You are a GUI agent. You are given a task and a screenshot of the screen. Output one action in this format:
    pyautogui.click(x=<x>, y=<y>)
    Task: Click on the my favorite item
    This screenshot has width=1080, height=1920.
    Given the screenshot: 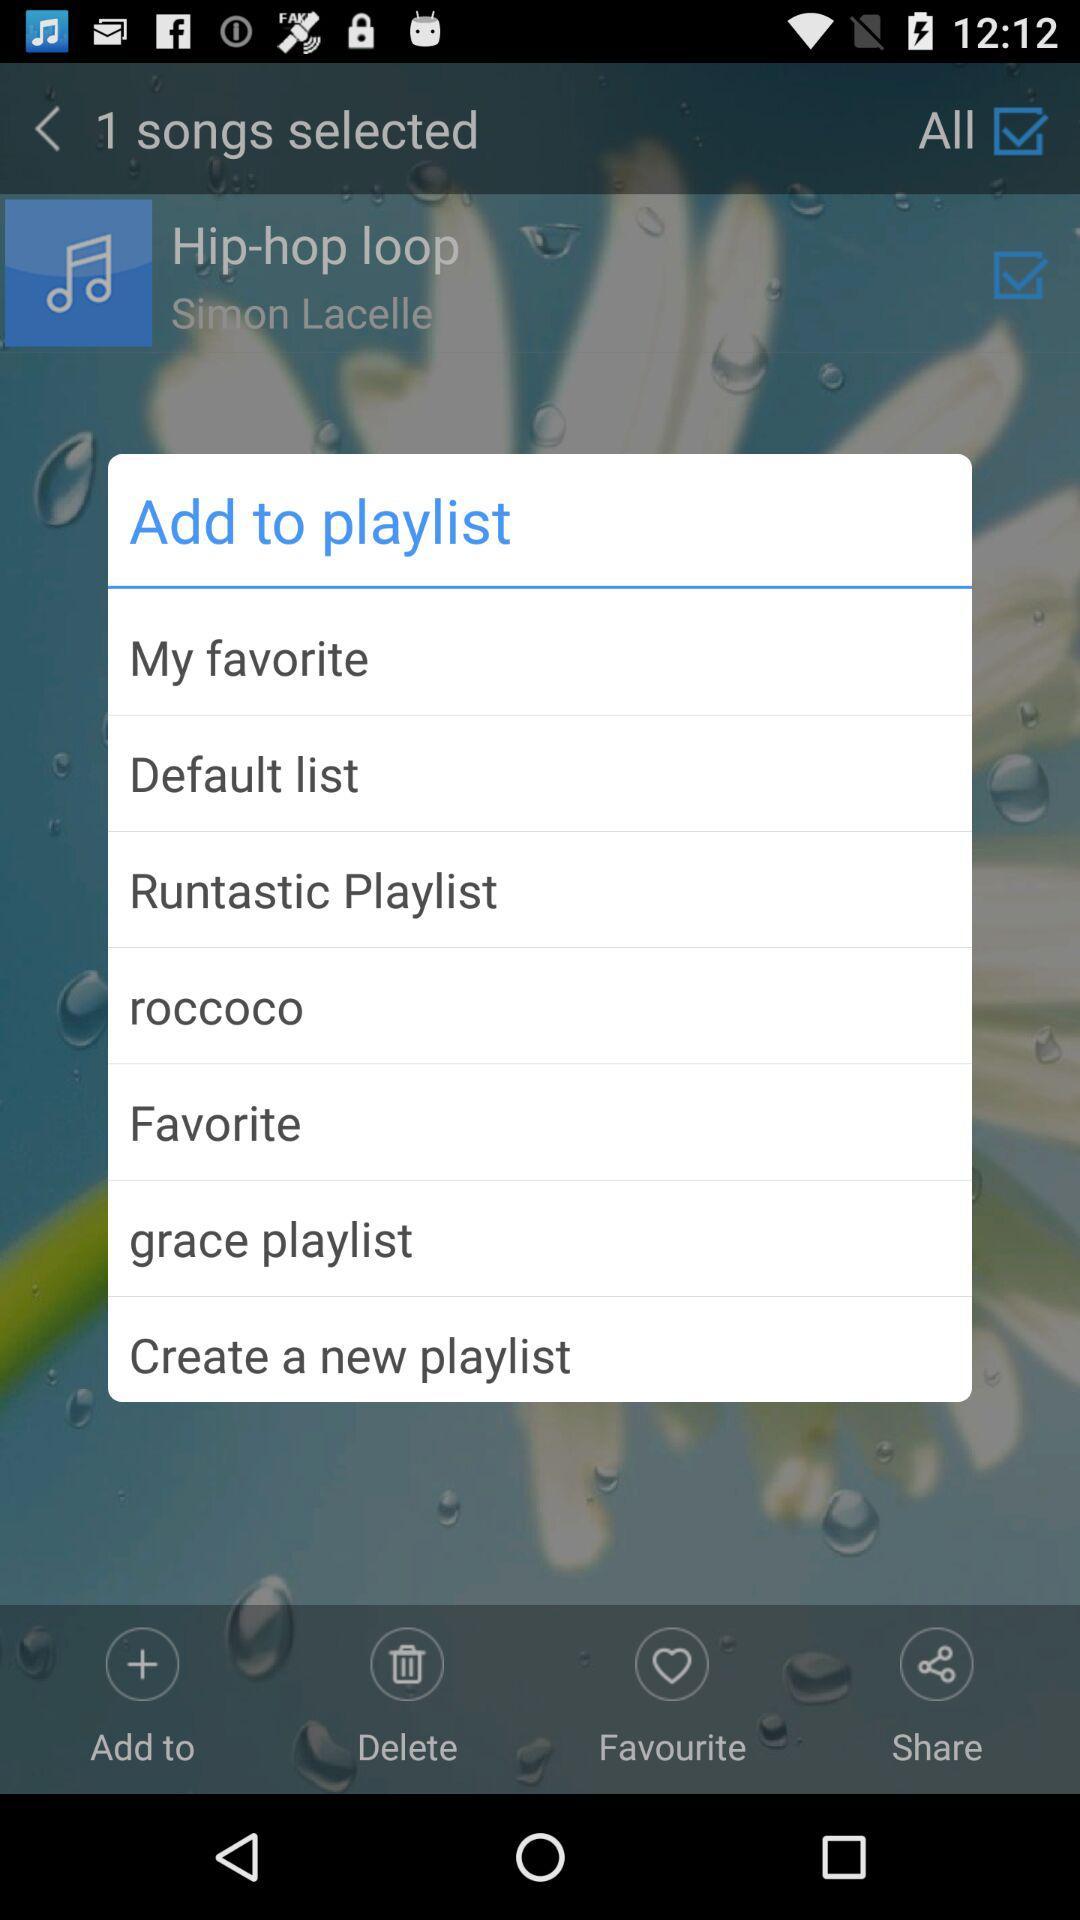 What is the action you would take?
    pyautogui.click(x=540, y=657)
    